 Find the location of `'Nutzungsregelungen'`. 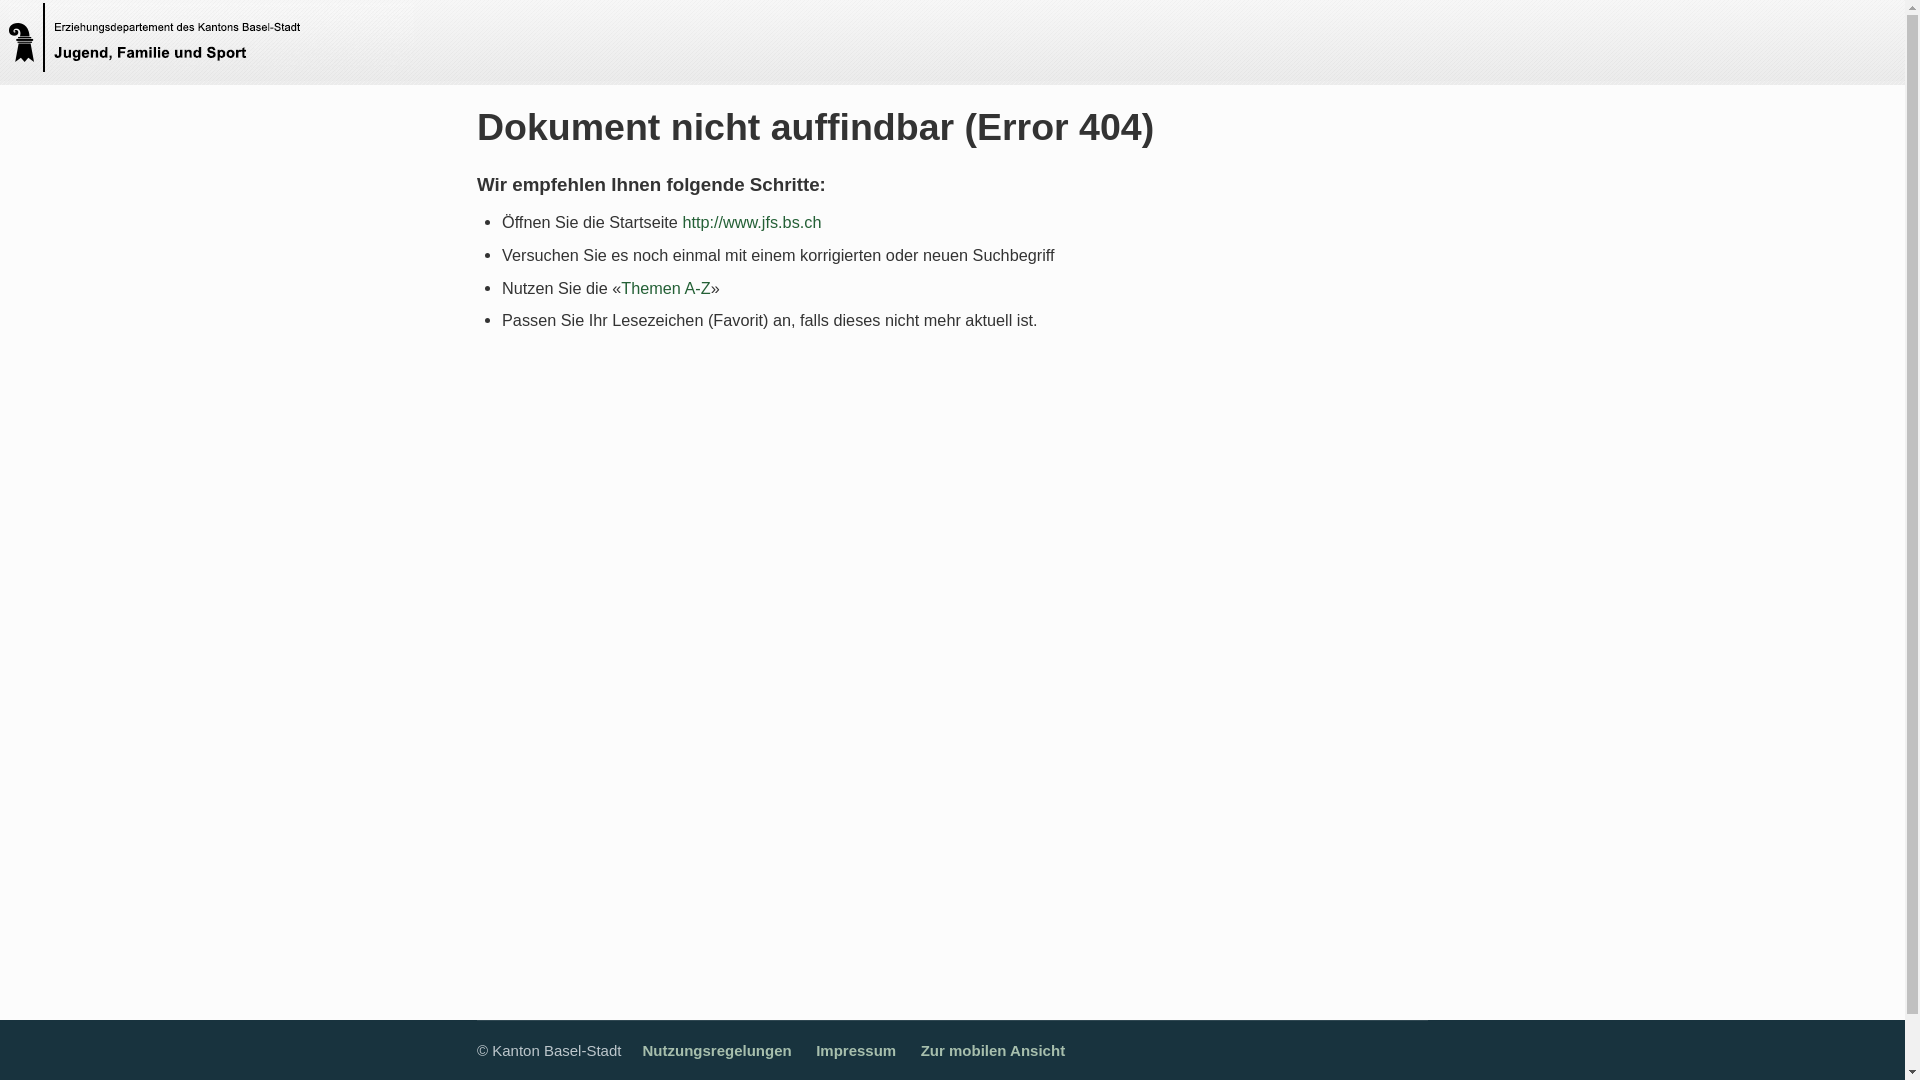

'Nutzungsregelungen' is located at coordinates (716, 1049).